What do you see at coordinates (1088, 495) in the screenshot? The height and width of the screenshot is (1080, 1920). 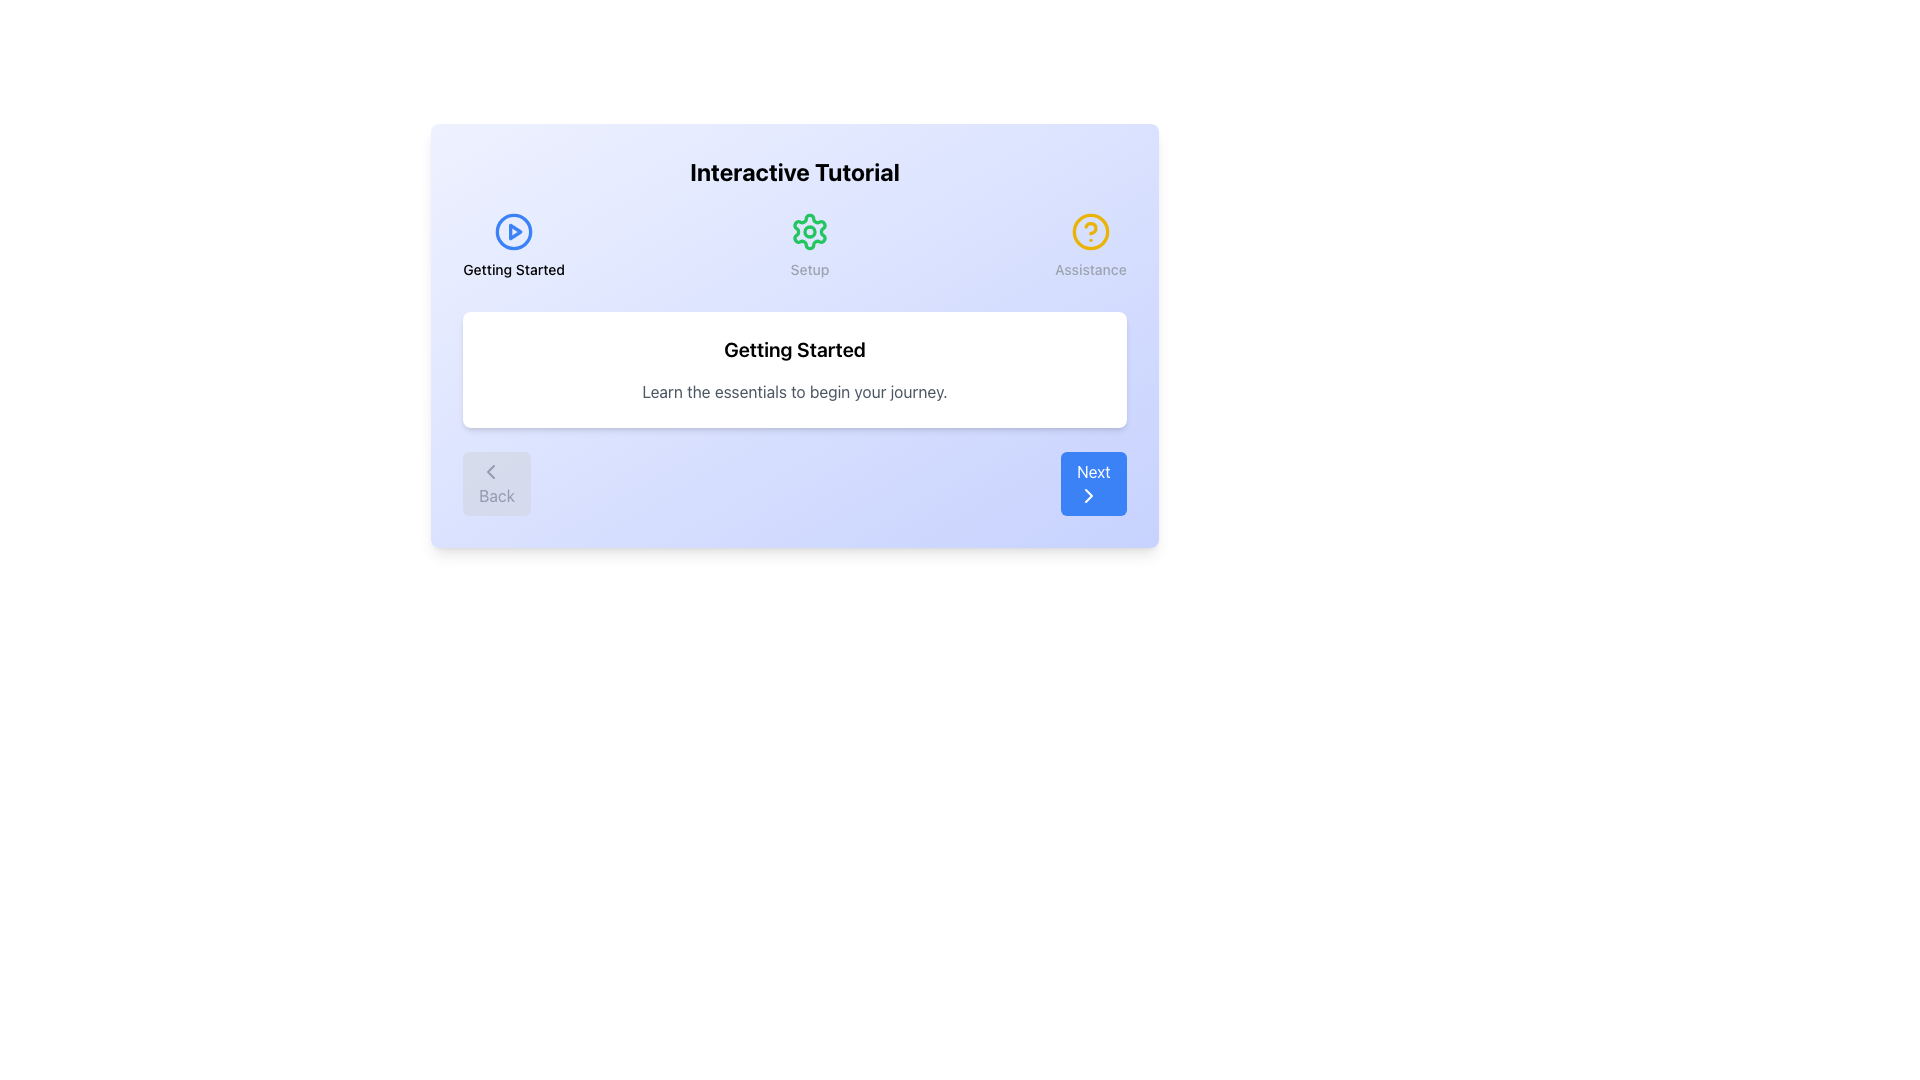 I see `the arrow graphic within the chevron-style icon located in the 'Next' button at the bottom-right corner of the interface` at bounding box center [1088, 495].